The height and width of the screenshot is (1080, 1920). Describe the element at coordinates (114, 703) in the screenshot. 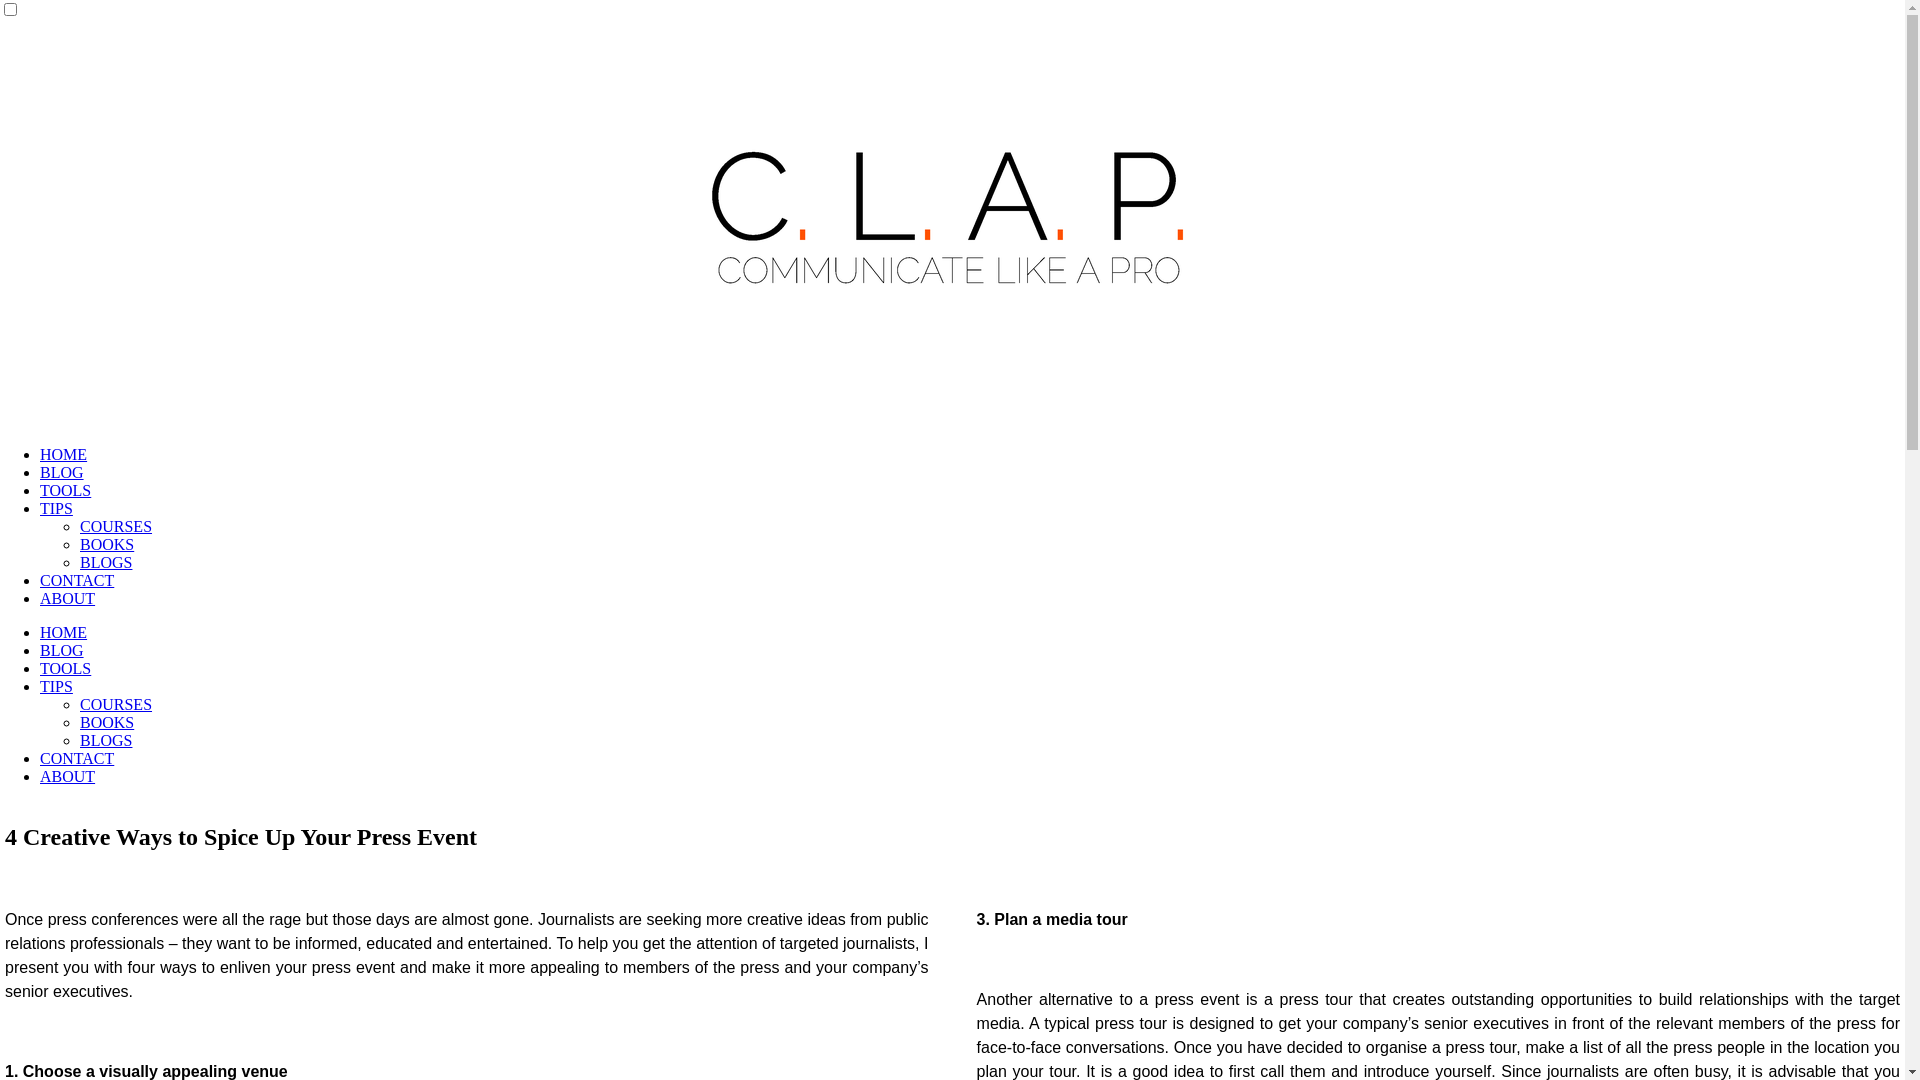

I see `'COURSES'` at that location.